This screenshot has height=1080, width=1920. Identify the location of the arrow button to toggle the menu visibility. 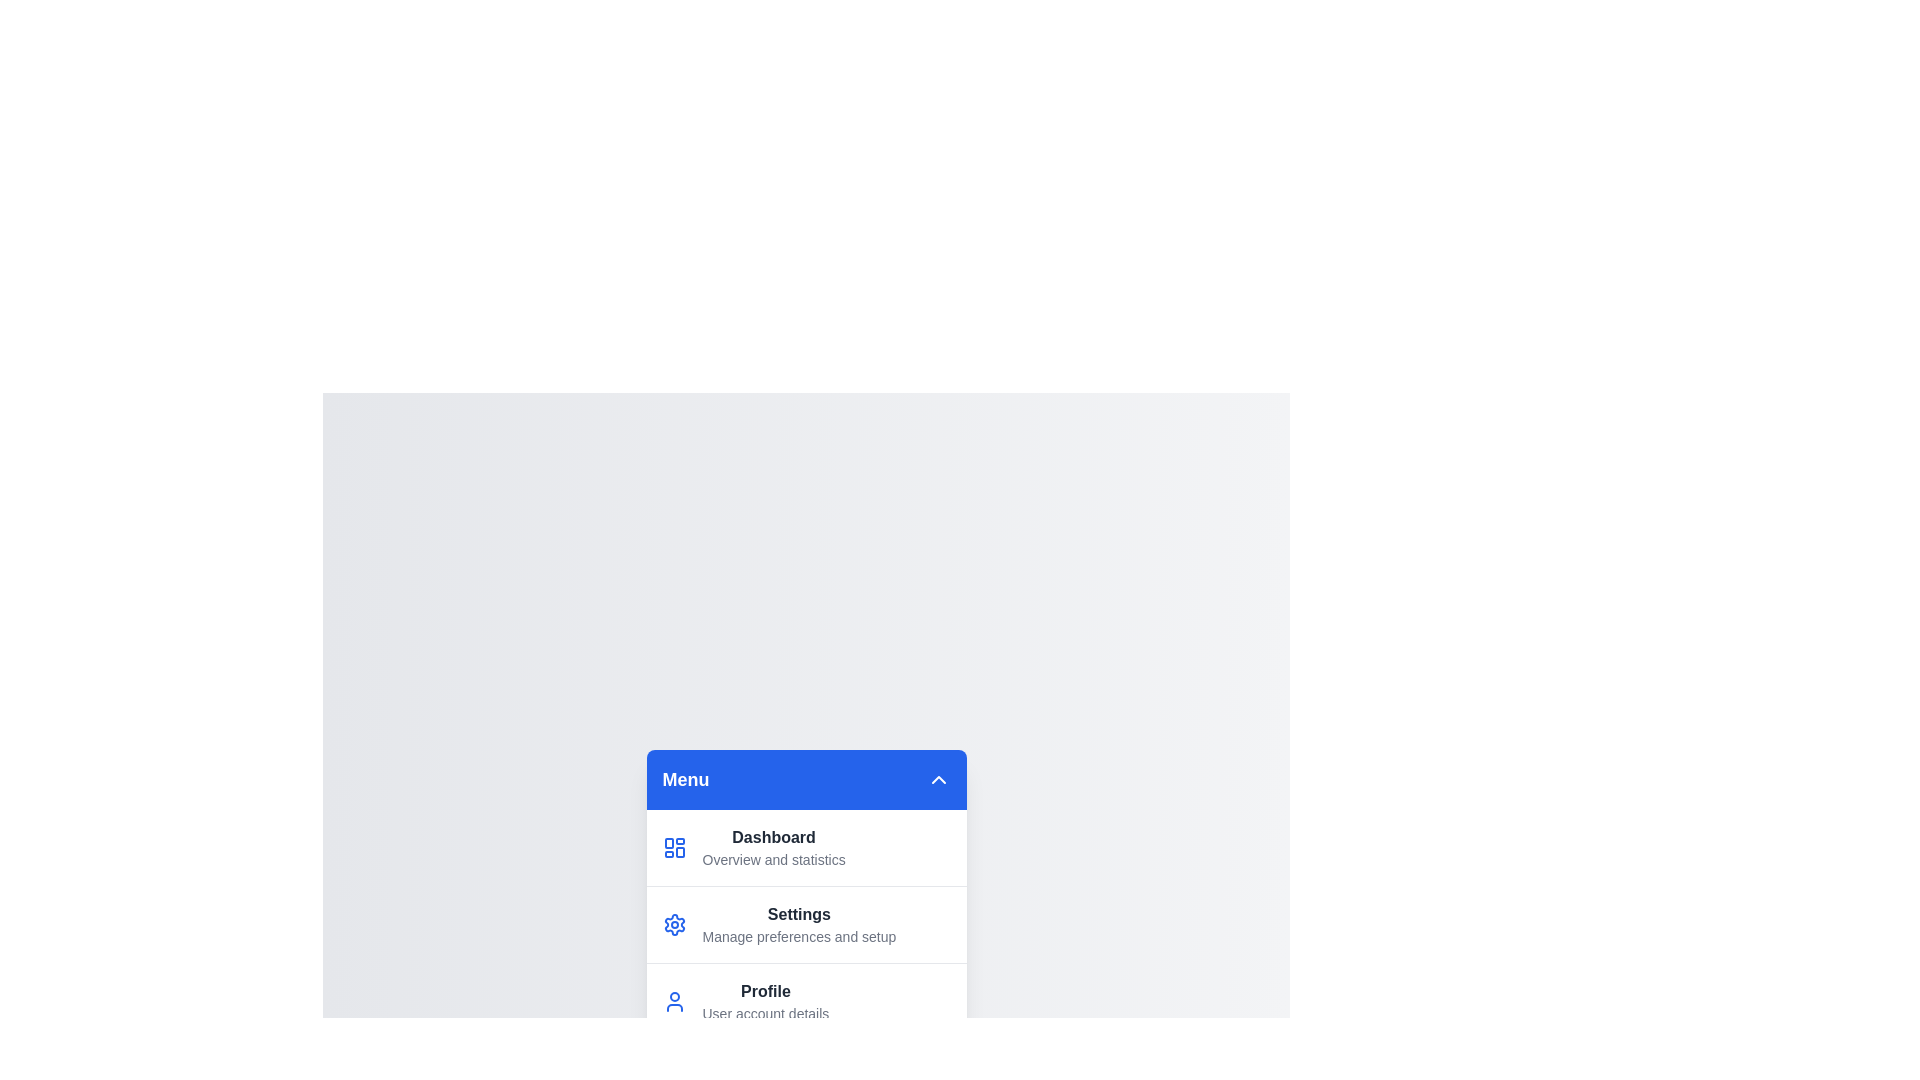
(937, 778).